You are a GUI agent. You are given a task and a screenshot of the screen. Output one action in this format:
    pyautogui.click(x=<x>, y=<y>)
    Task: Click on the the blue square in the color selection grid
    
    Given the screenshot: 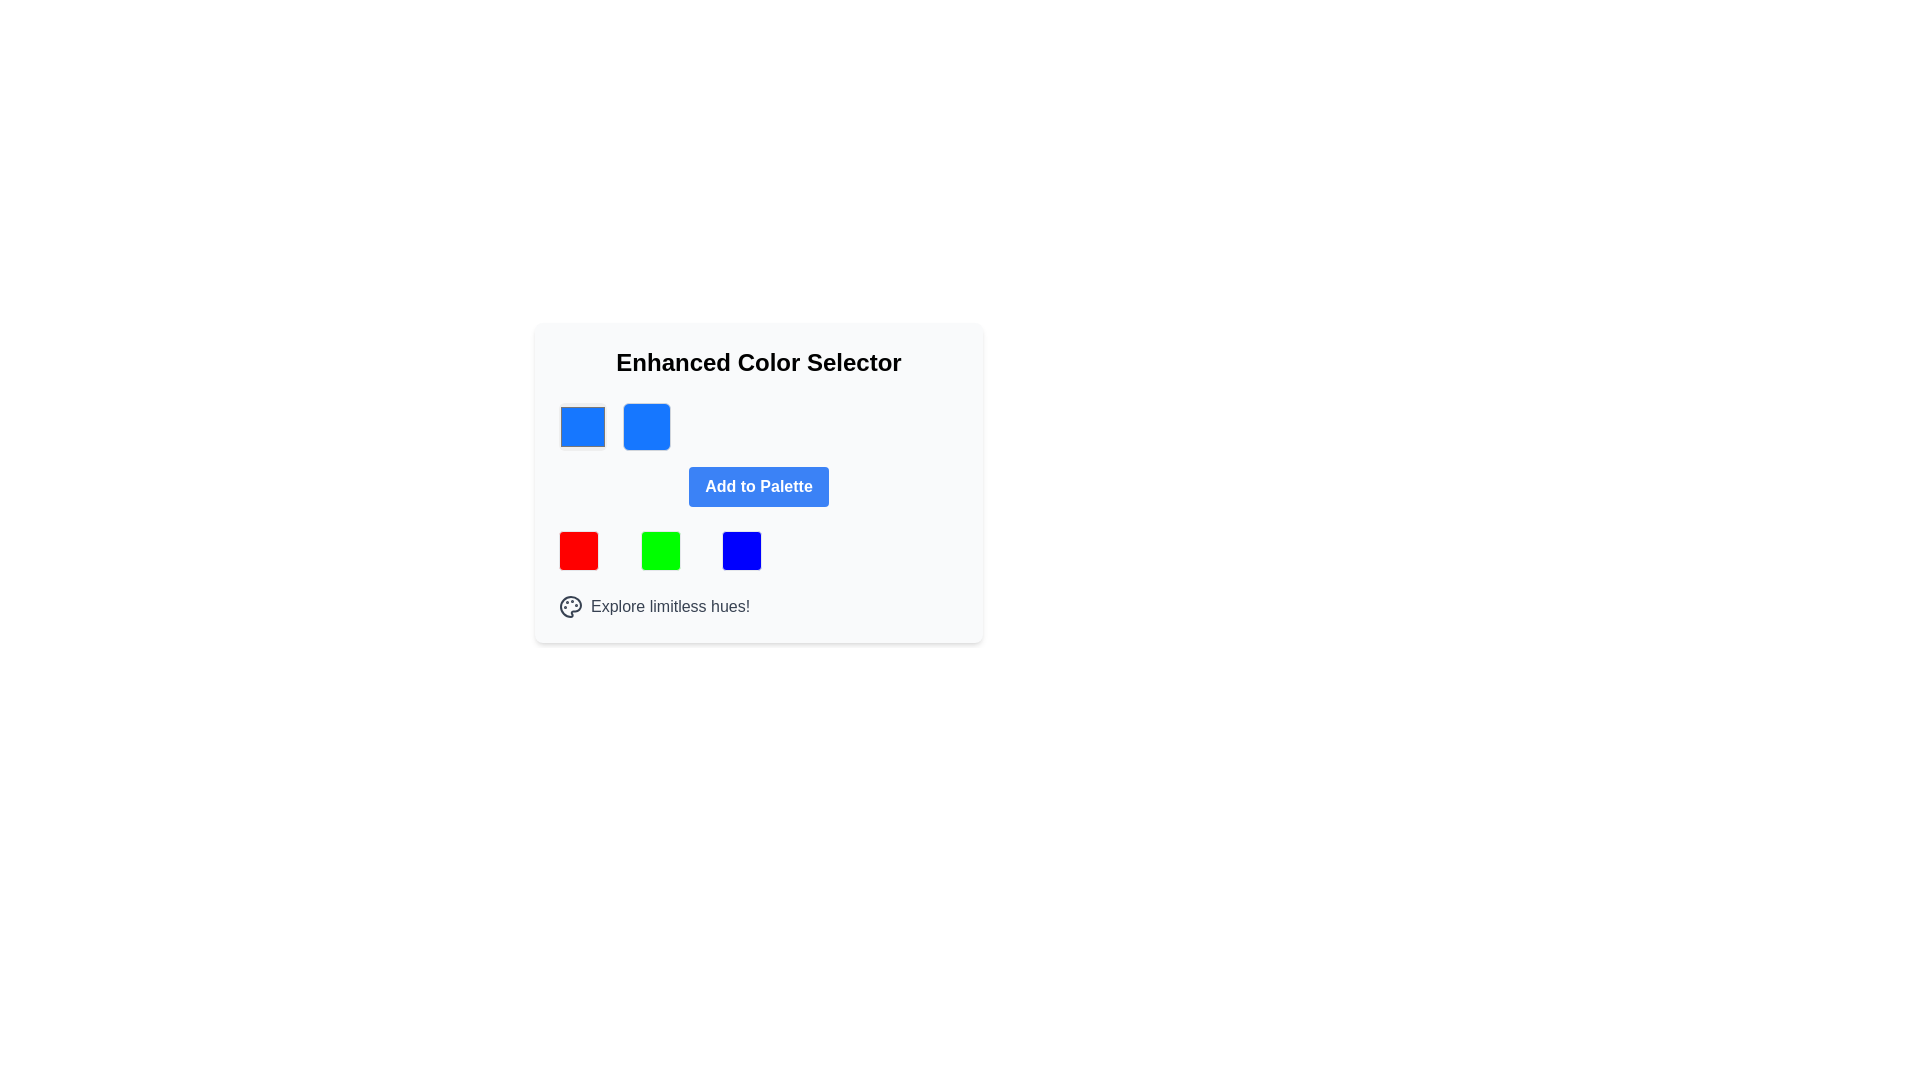 What is the action you would take?
    pyautogui.click(x=757, y=551)
    